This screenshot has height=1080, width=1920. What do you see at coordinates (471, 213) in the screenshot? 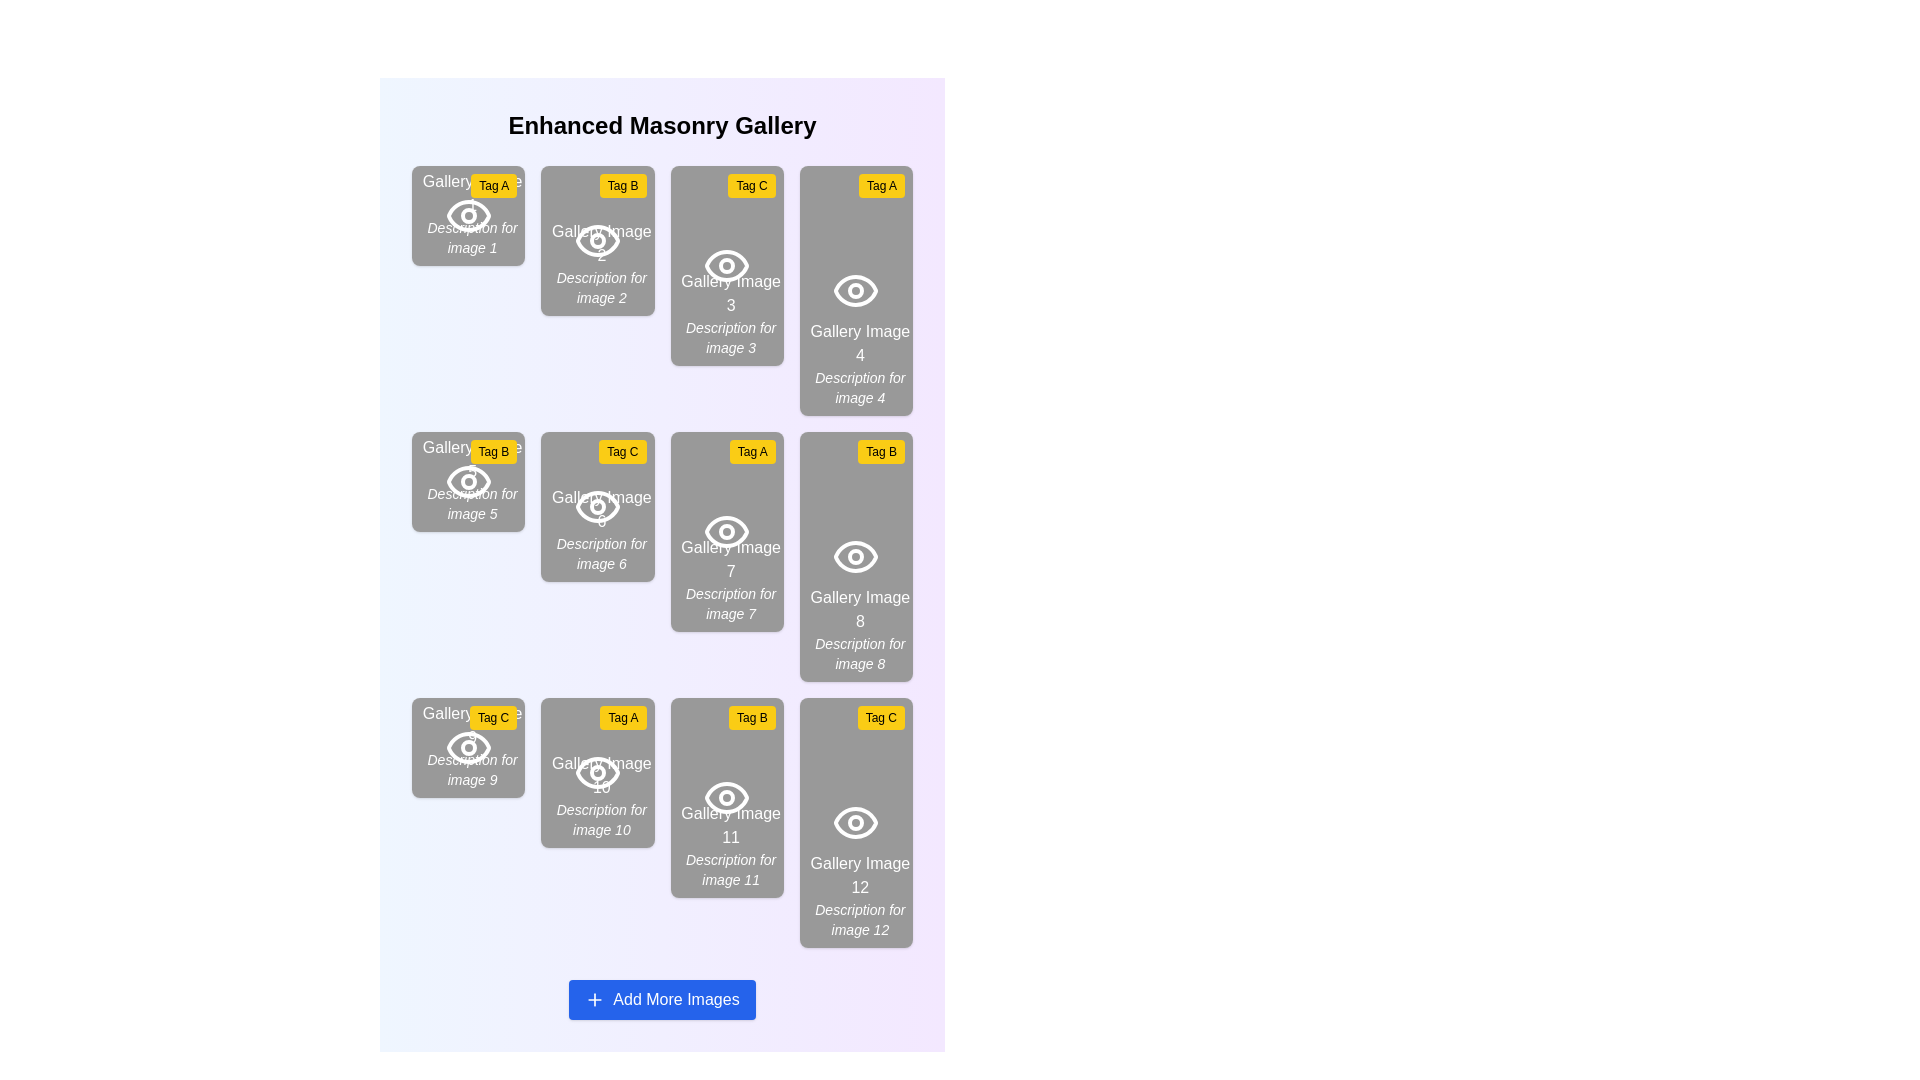
I see `descriptive text label located at the top-left corner of the image gallery grid, which identifies the purpose of the corresponding image` at bounding box center [471, 213].